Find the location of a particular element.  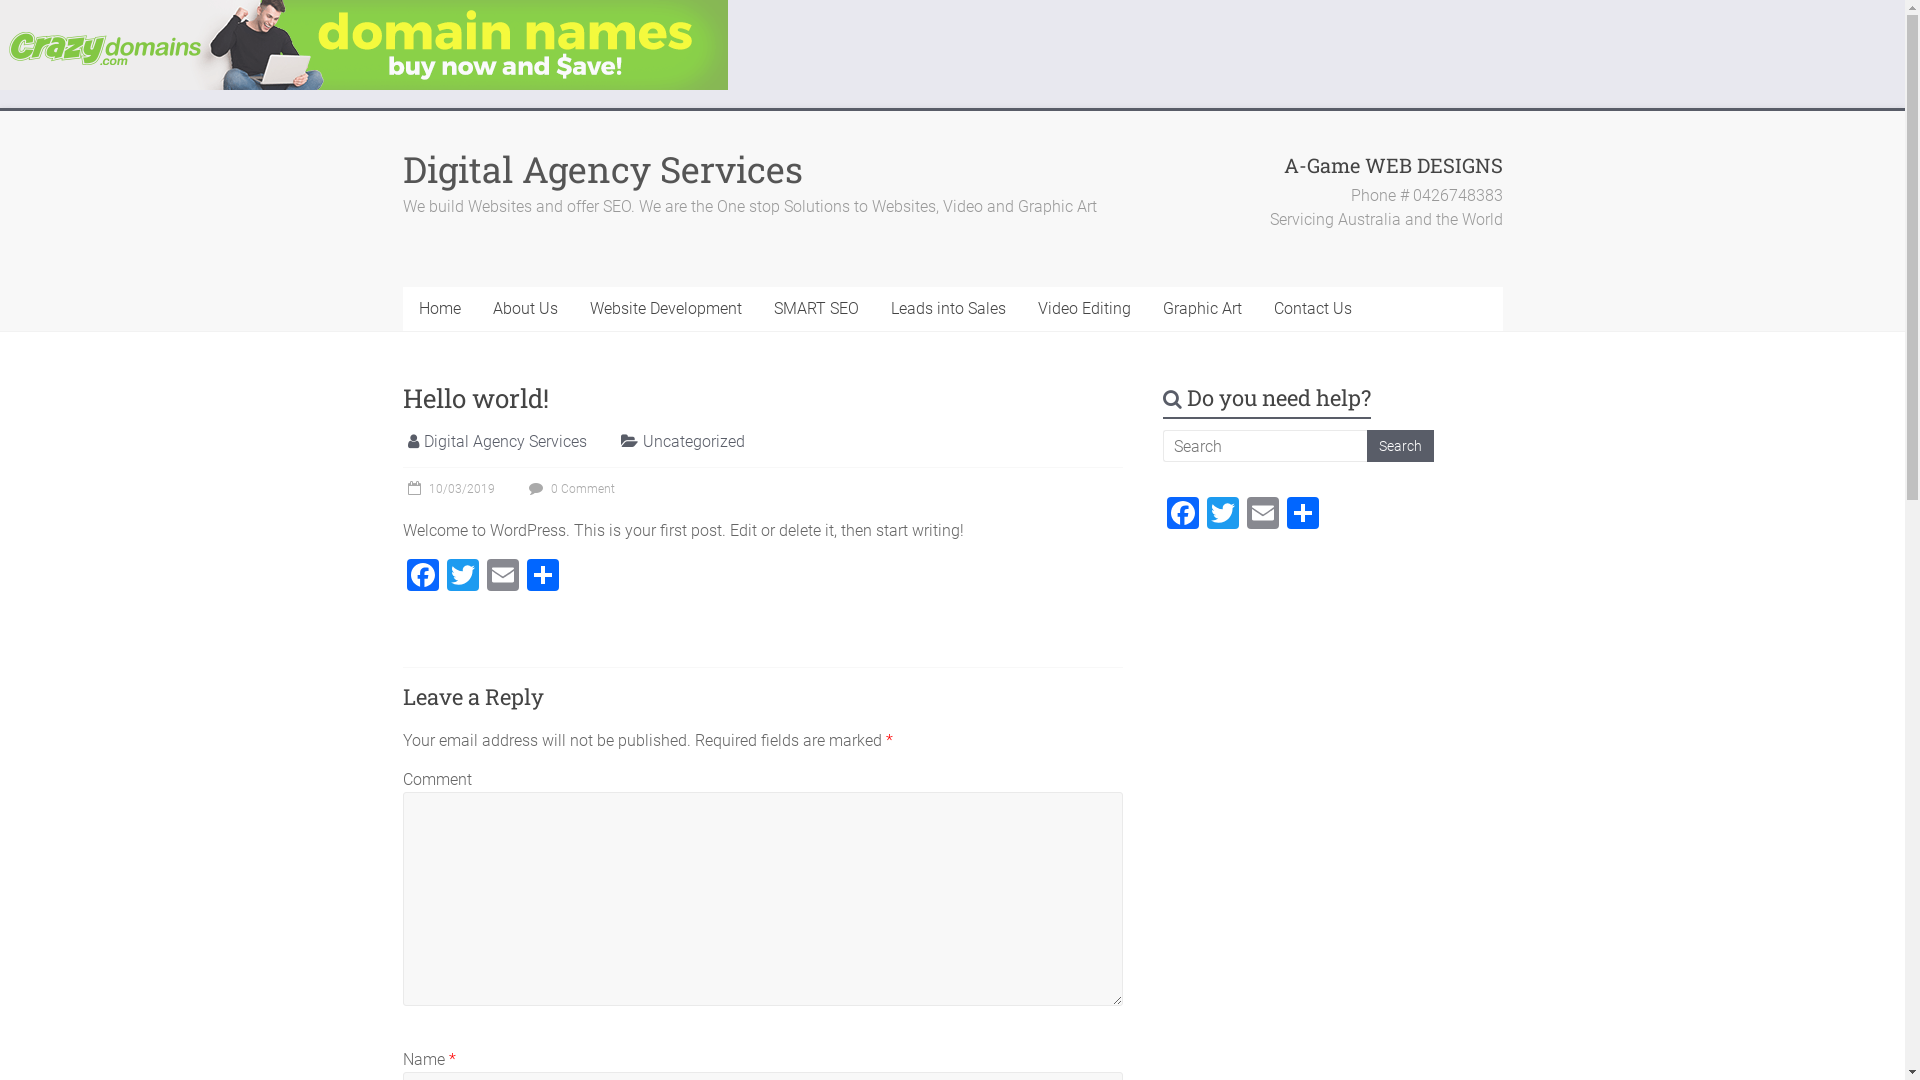

'Search' is located at coordinates (1398, 445).